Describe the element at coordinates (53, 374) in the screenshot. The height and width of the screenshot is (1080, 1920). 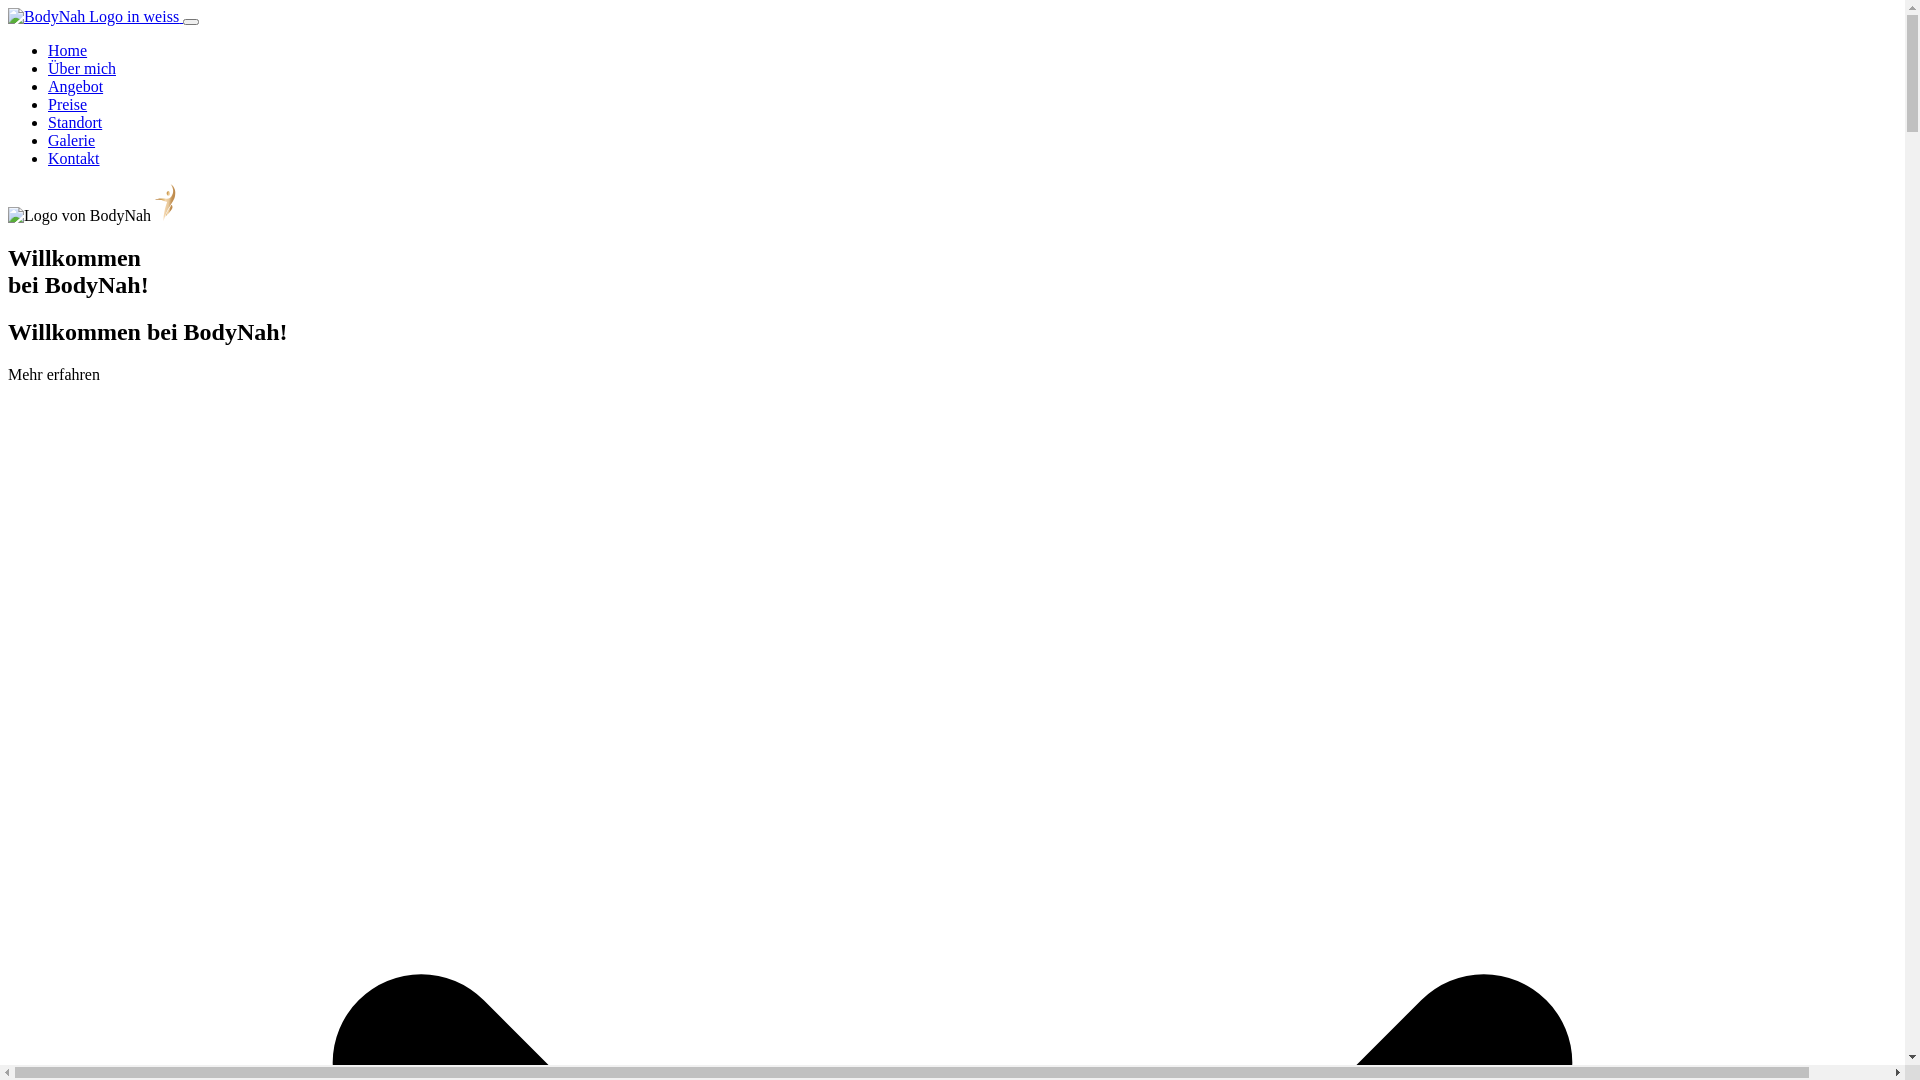
I see `'Mehr erfahren'` at that location.